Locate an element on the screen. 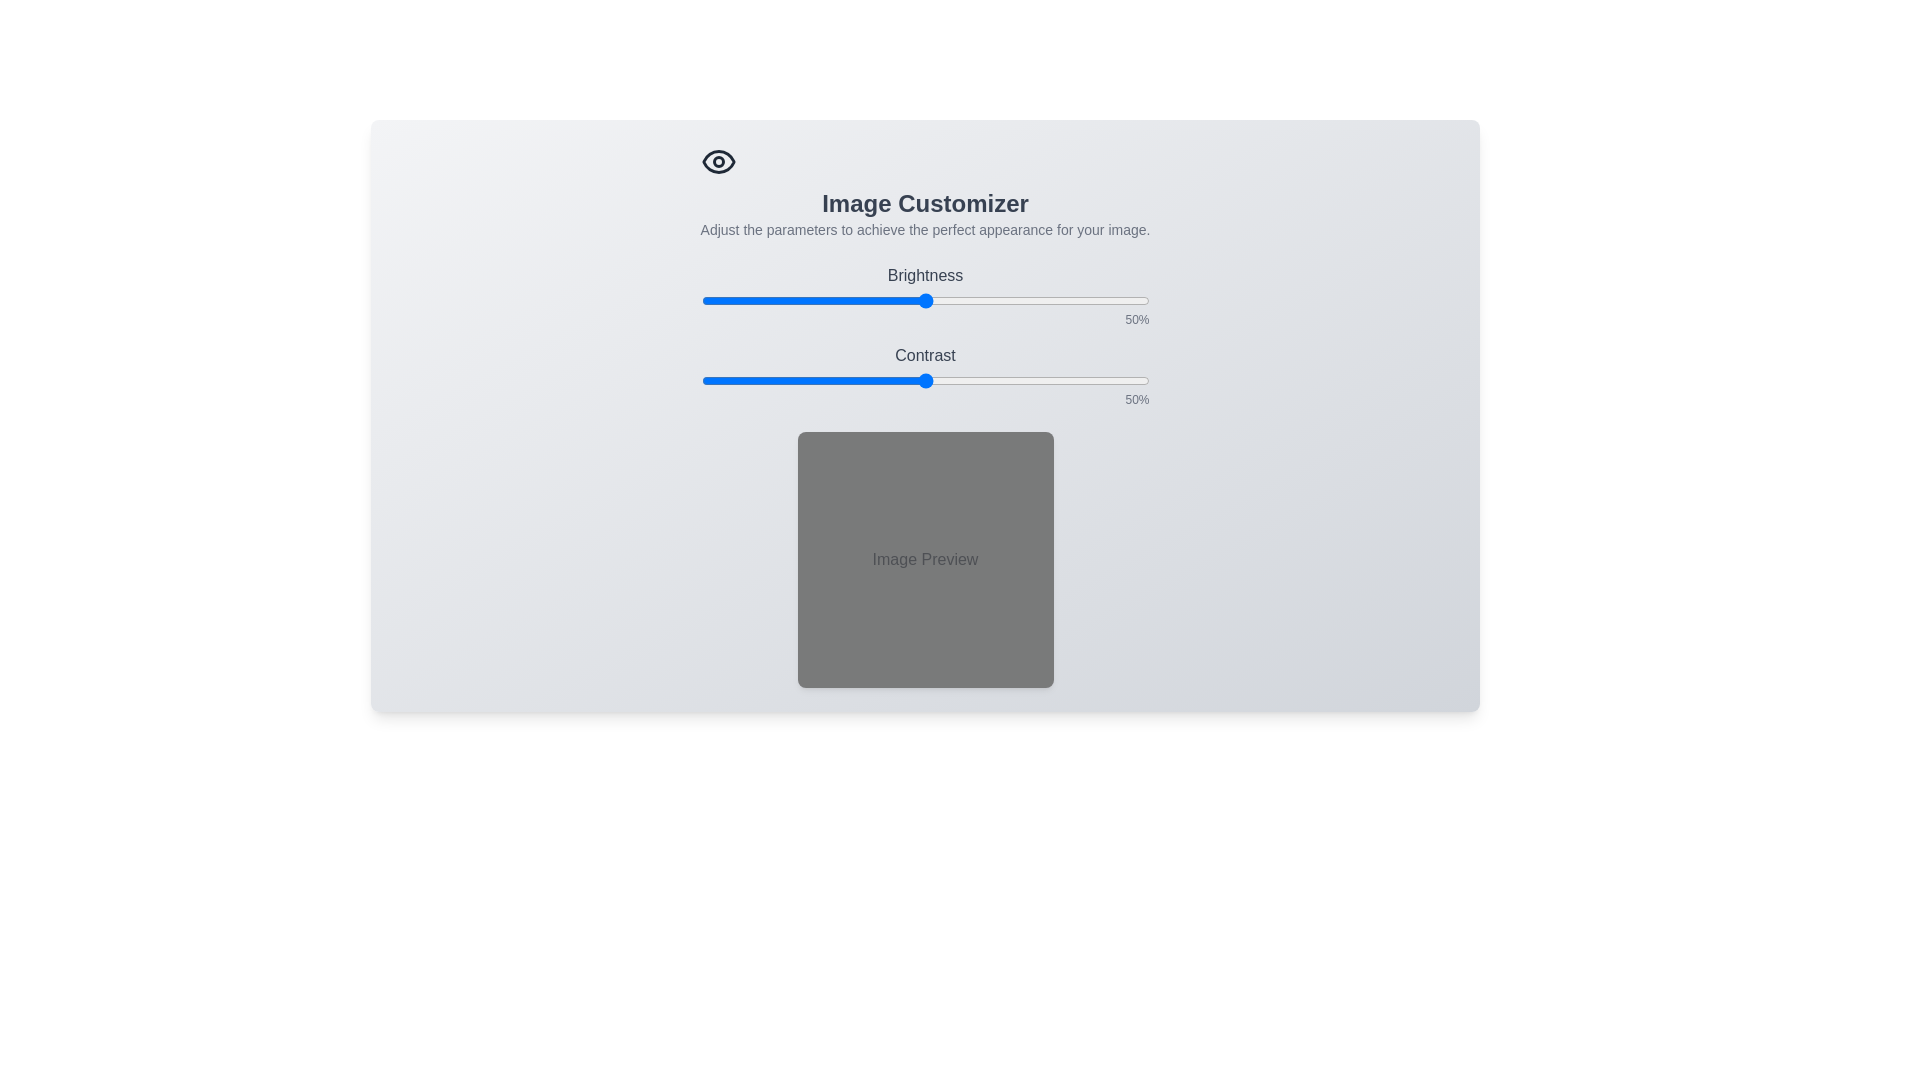  the brightness slider to set brightness to 55% is located at coordinates (946, 300).